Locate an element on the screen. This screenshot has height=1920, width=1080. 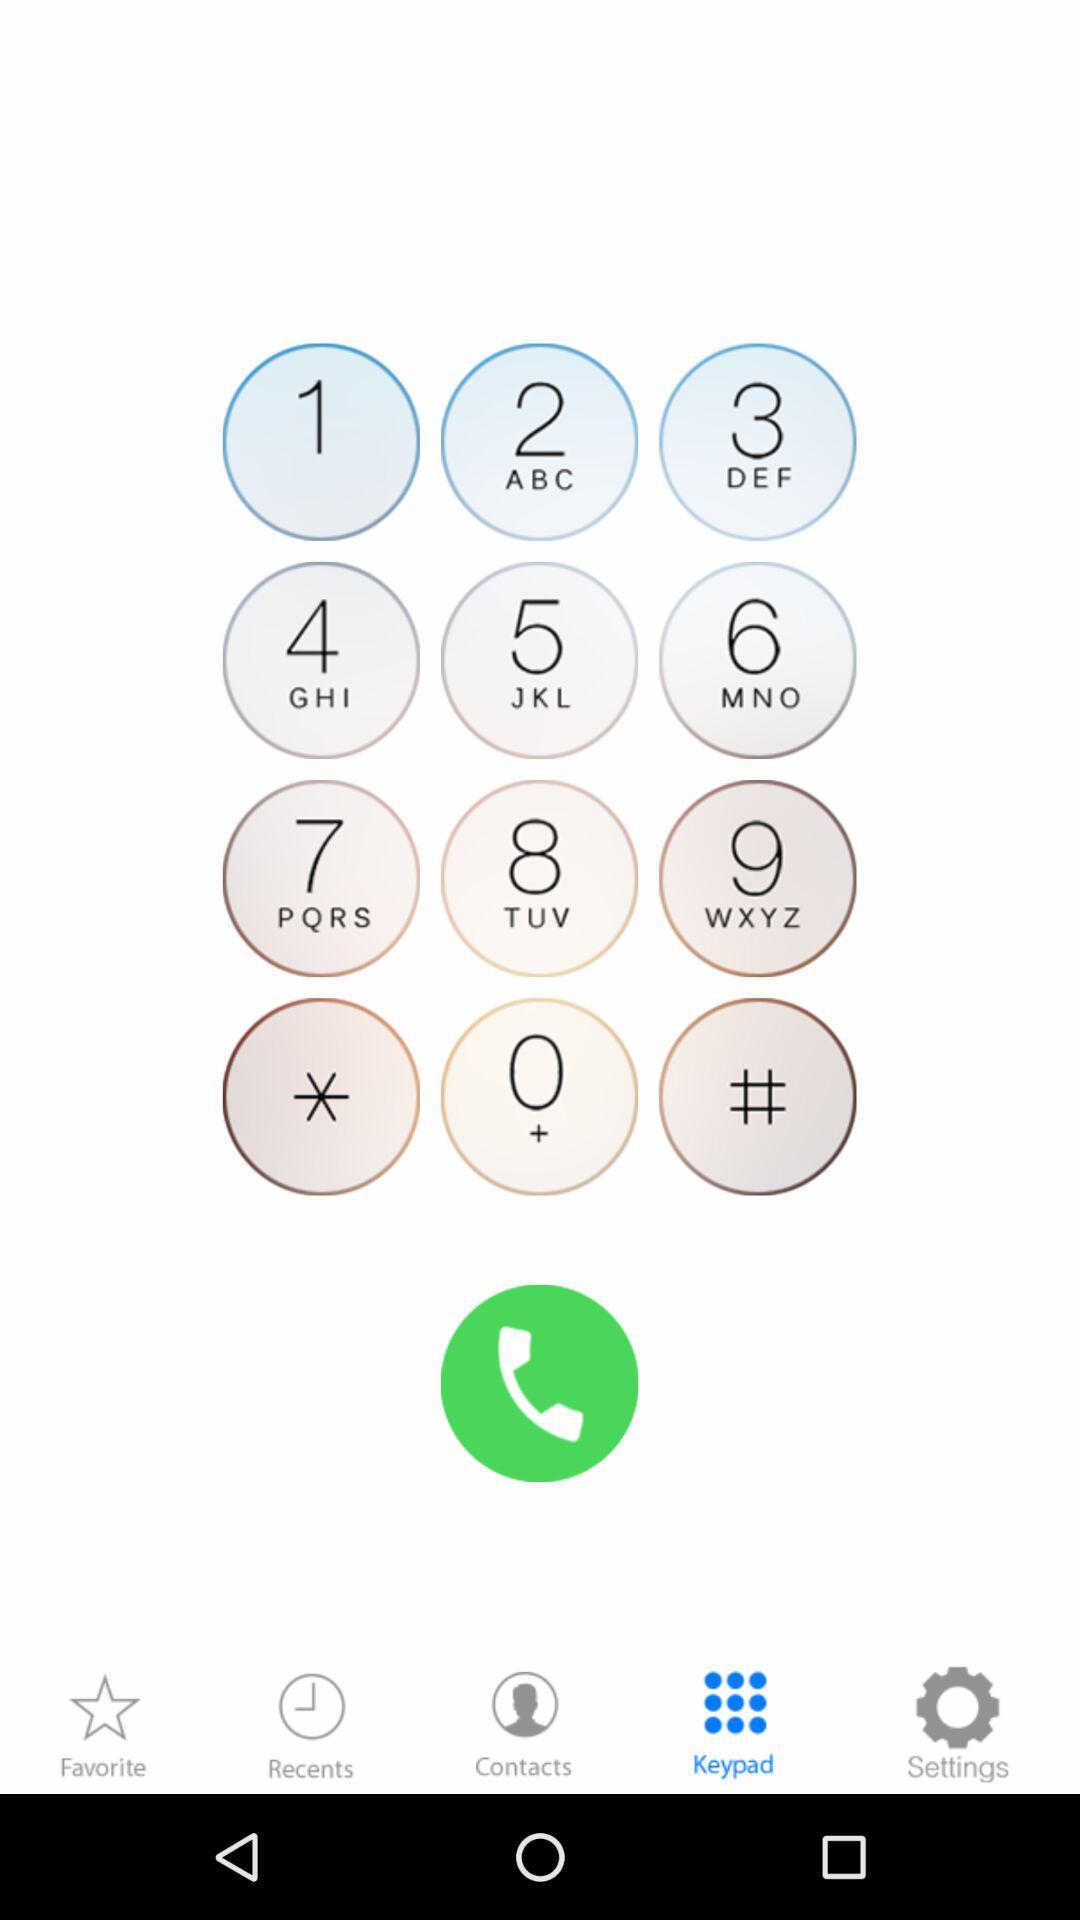
the time icon is located at coordinates (311, 1844).